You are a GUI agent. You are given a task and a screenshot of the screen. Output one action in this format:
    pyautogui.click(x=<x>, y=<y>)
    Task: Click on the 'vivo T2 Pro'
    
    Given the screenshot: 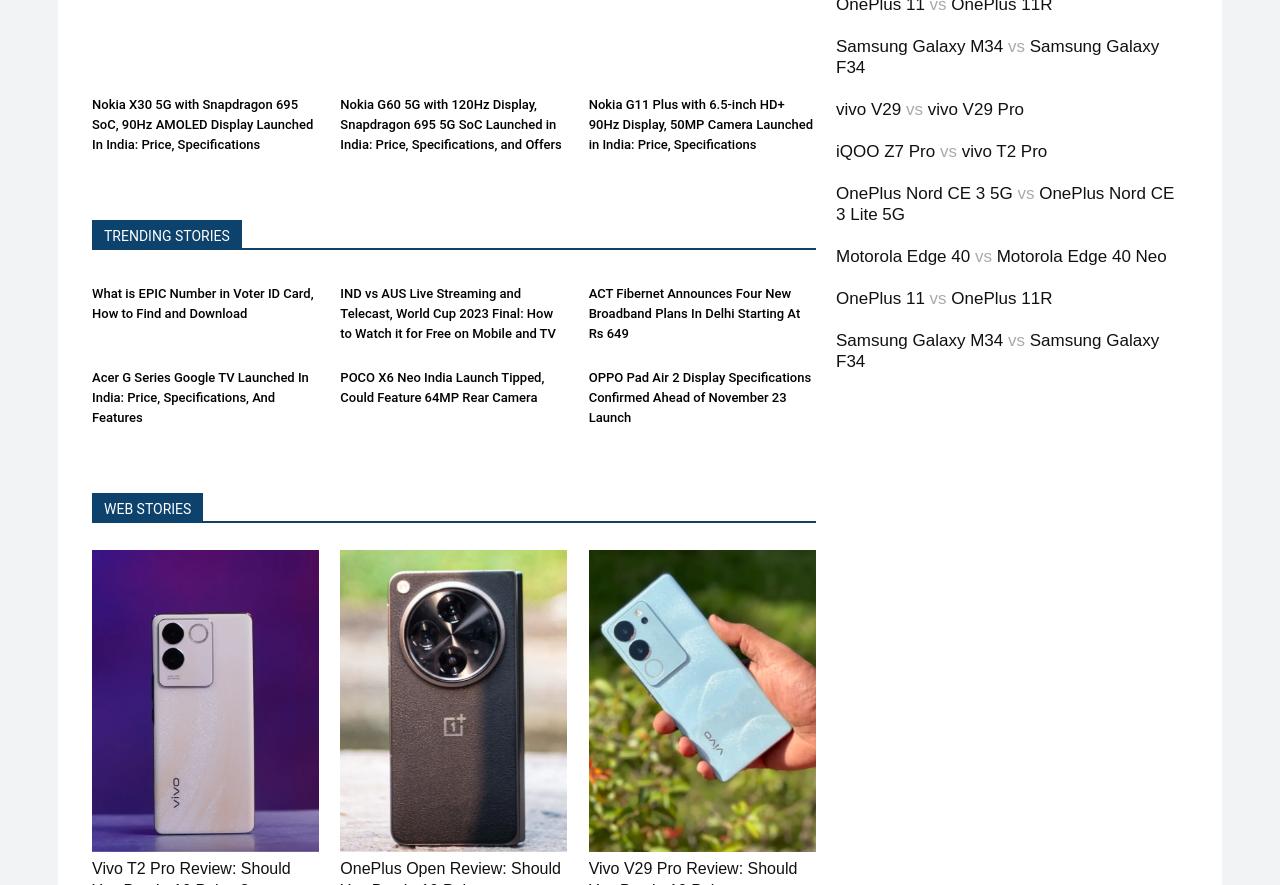 What is the action you would take?
    pyautogui.click(x=1004, y=150)
    